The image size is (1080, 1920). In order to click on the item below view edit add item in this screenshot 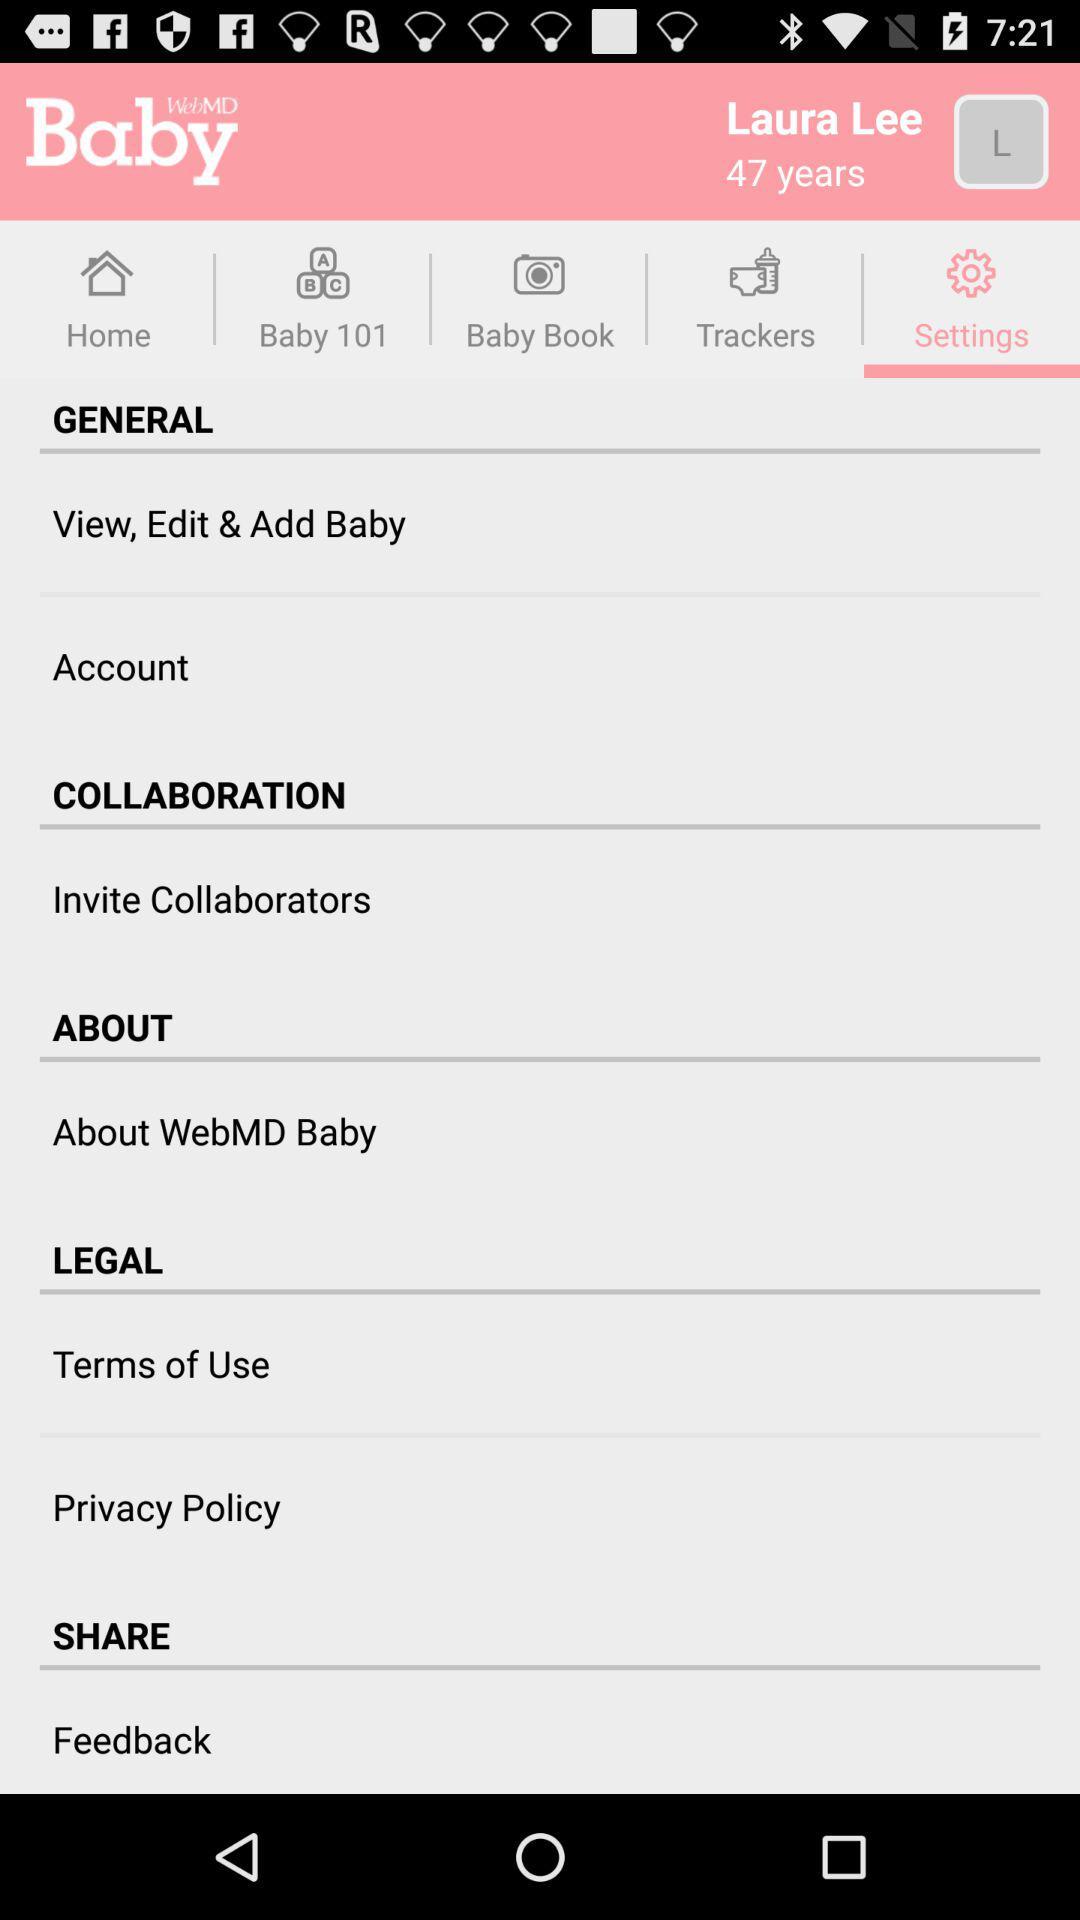, I will do `click(540, 593)`.